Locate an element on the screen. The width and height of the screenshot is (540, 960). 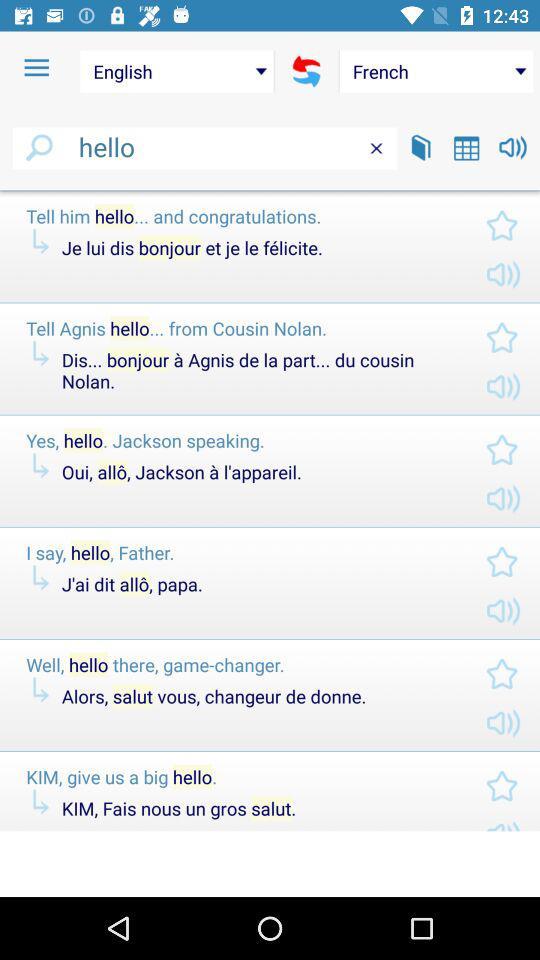
open calendar is located at coordinates (466, 147).